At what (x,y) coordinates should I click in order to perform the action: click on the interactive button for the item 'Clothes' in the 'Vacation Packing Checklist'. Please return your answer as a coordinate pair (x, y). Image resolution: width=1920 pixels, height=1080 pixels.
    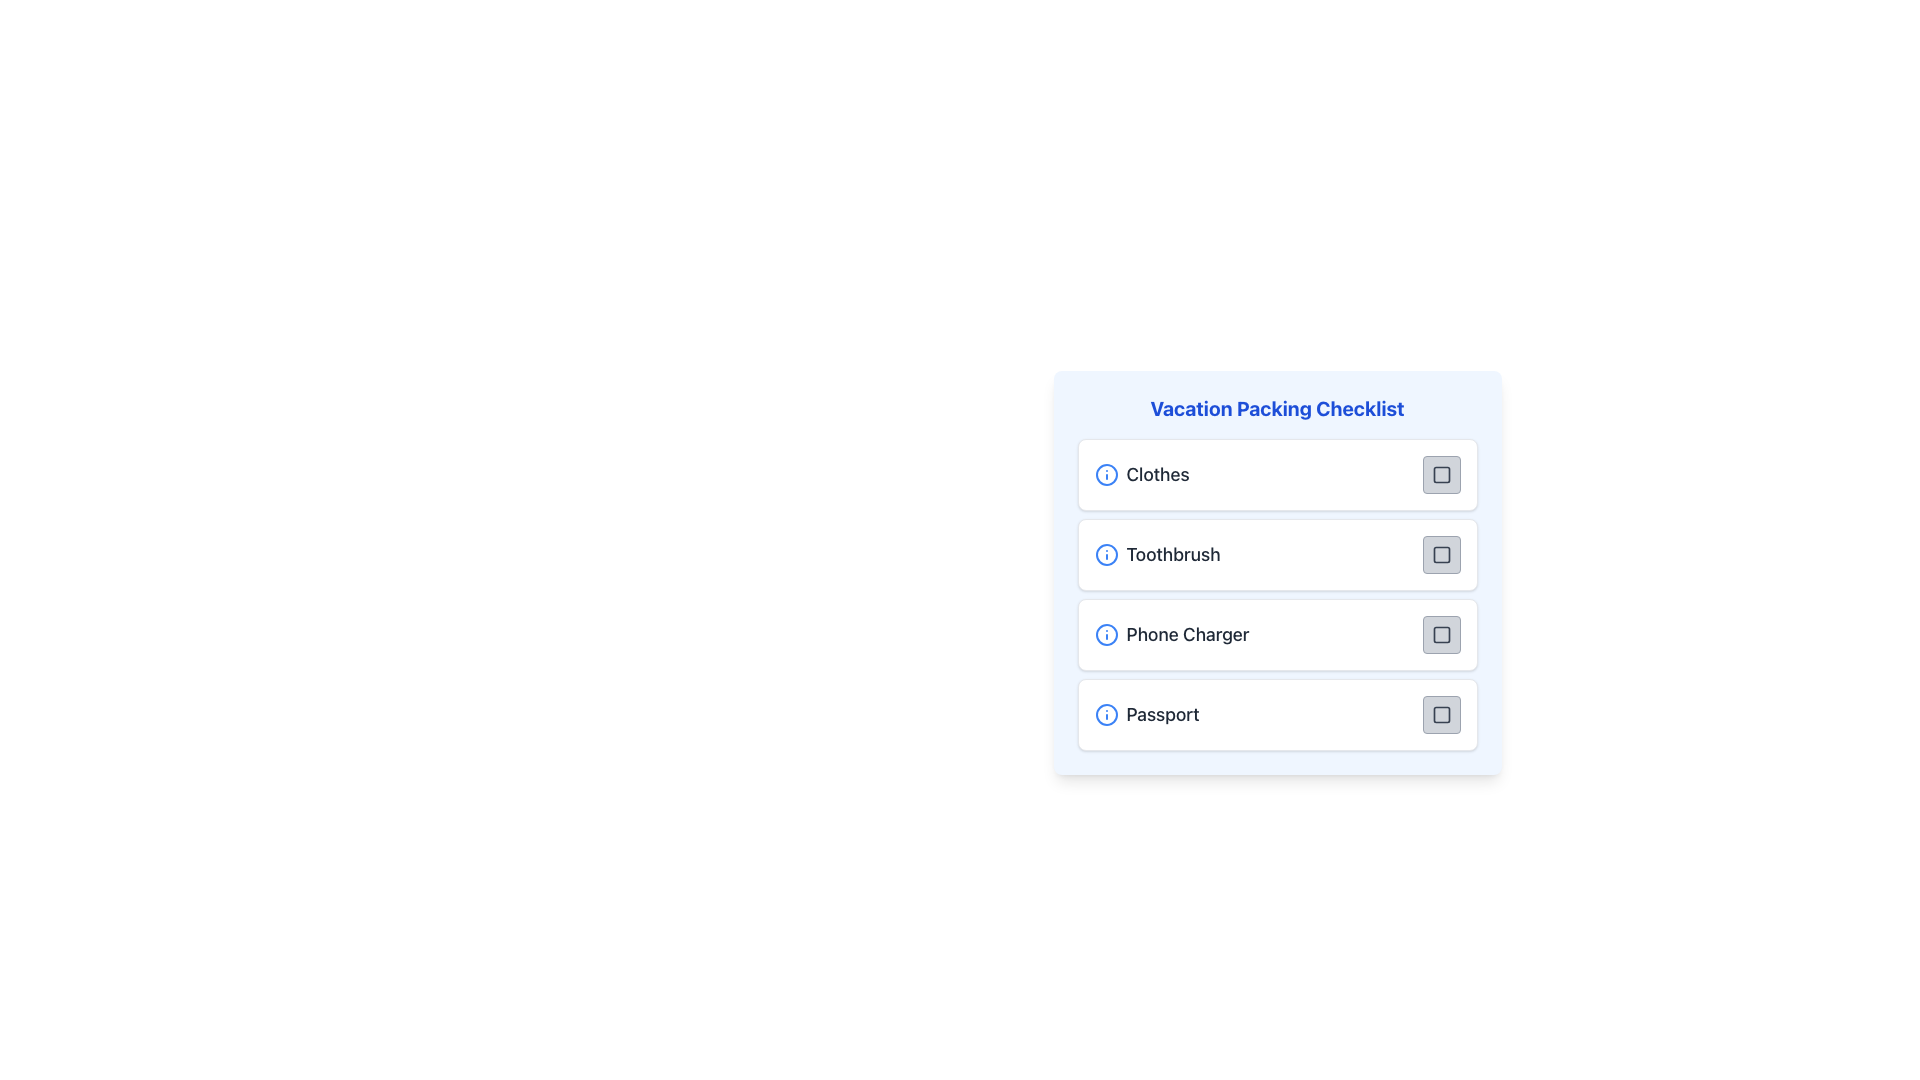
    Looking at the image, I should click on (1441, 474).